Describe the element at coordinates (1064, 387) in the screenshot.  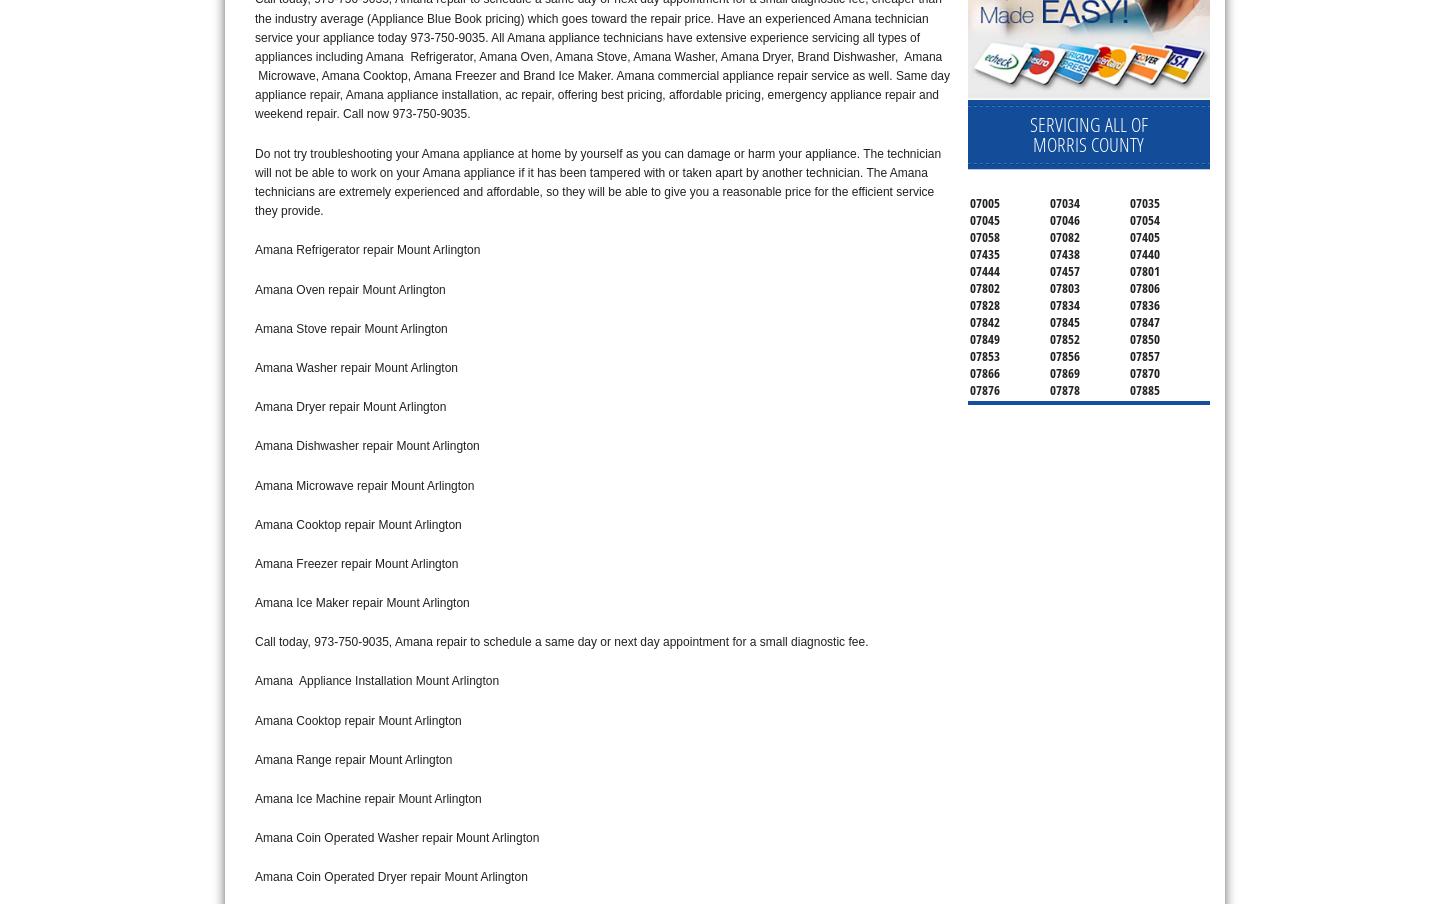
I see `'07878'` at that location.